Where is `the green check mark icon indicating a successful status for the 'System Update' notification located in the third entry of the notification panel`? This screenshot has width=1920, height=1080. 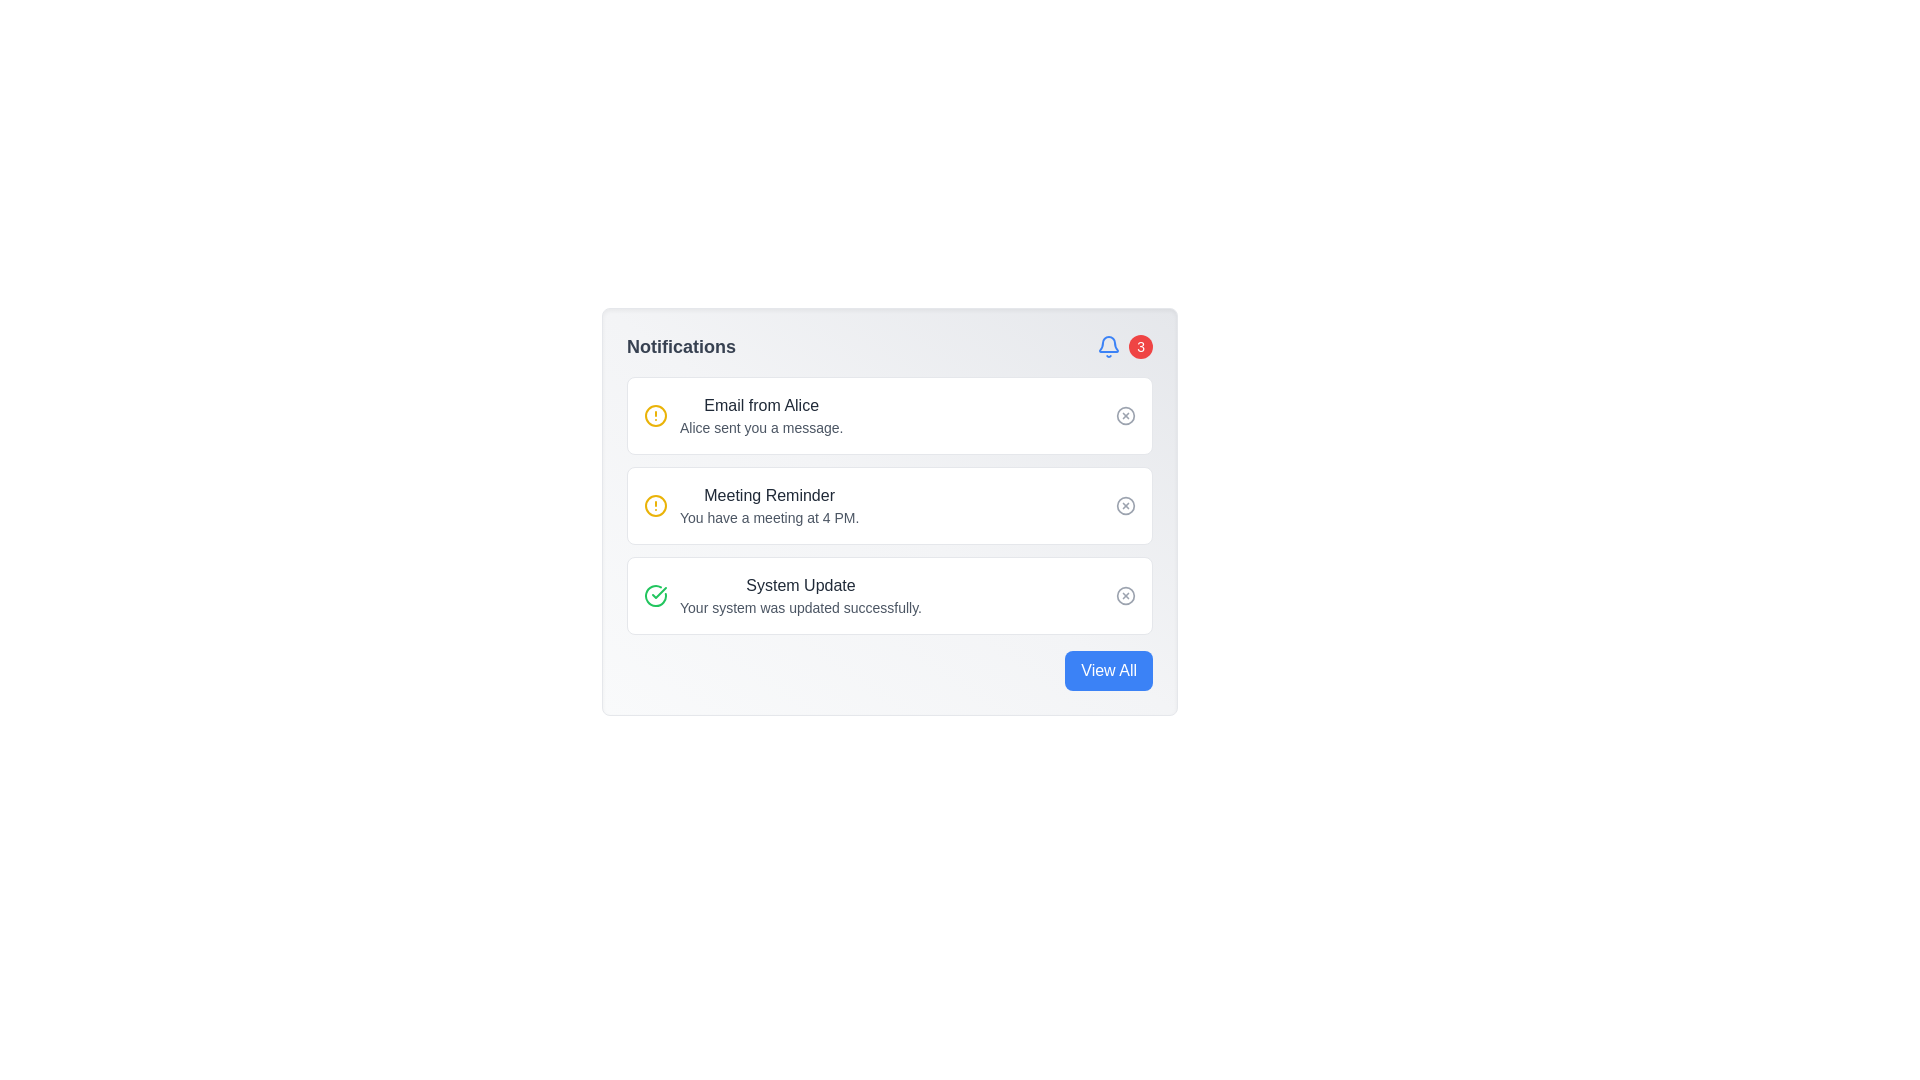
the green check mark icon indicating a successful status for the 'System Update' notification located in the third entry of the notification panel is located at coordinates (656, 595).